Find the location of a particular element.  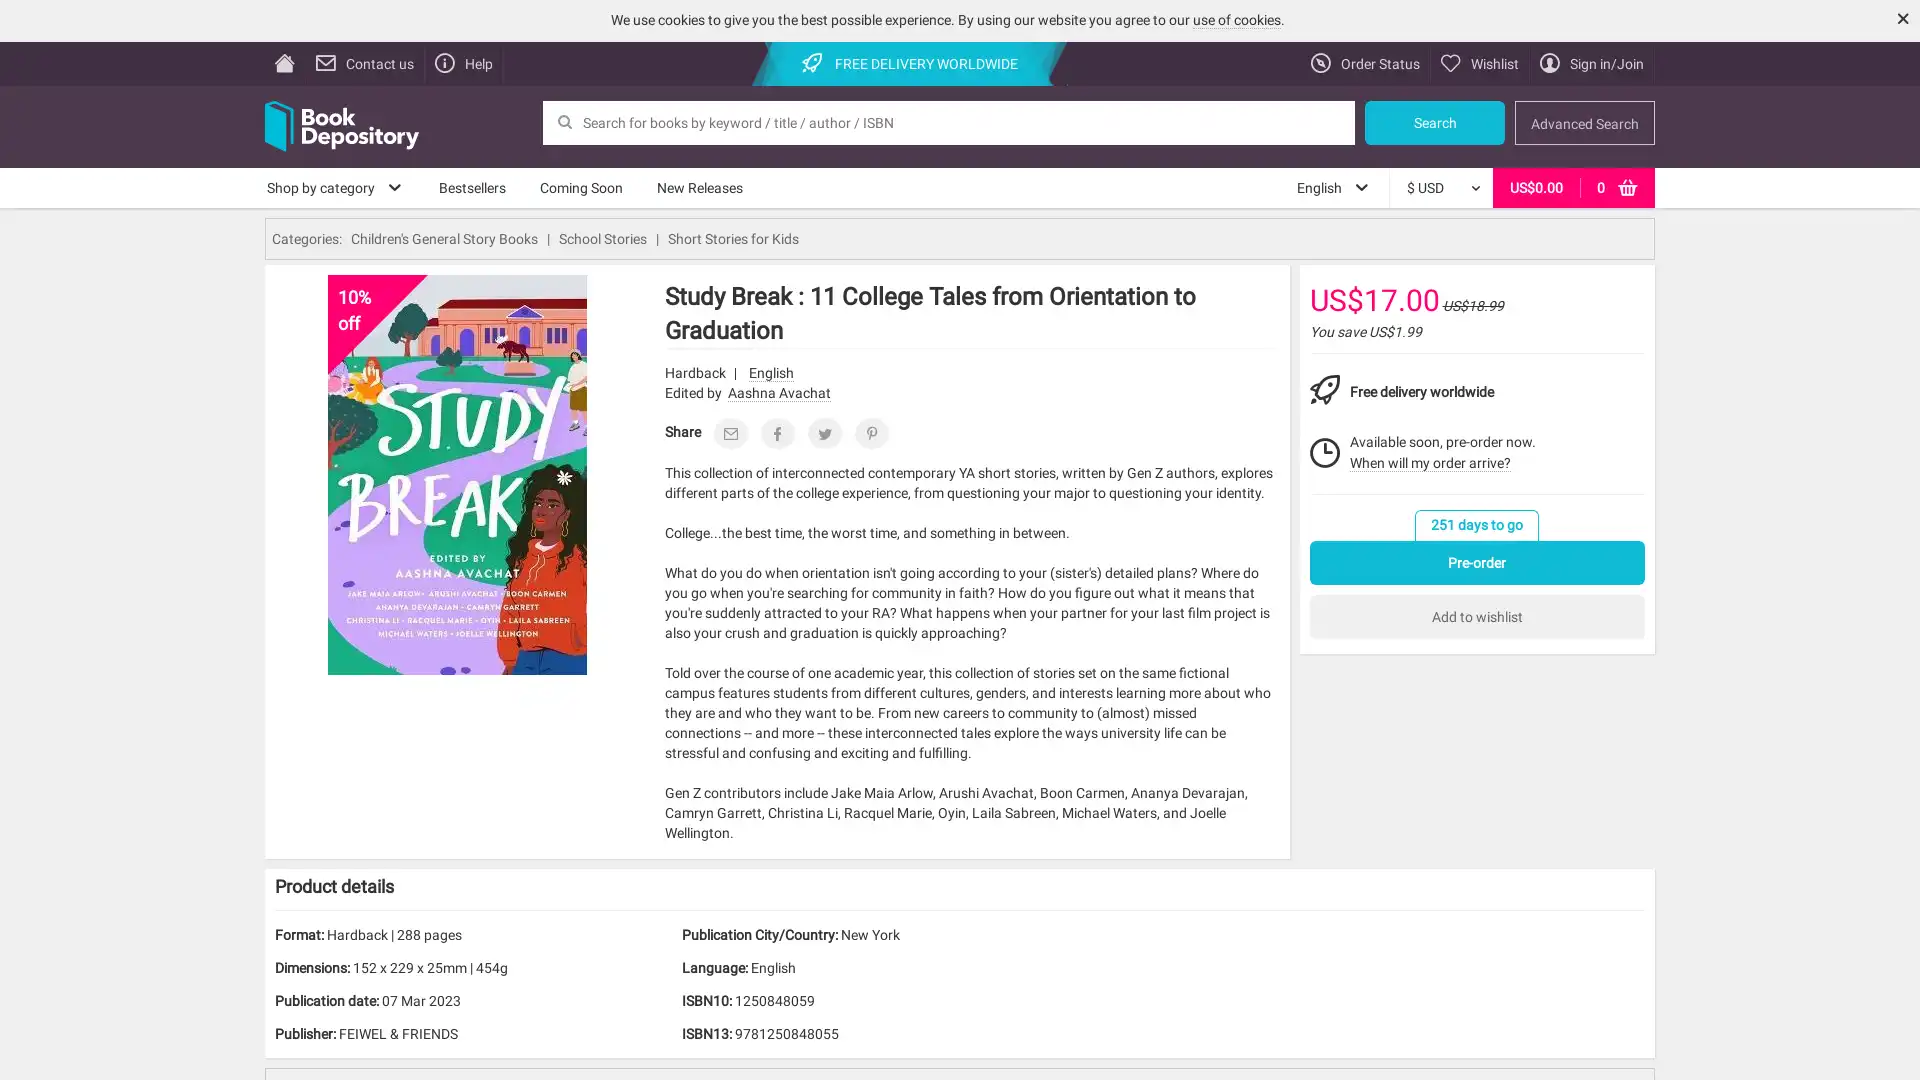

Search is located at coordinates (1434, 122).